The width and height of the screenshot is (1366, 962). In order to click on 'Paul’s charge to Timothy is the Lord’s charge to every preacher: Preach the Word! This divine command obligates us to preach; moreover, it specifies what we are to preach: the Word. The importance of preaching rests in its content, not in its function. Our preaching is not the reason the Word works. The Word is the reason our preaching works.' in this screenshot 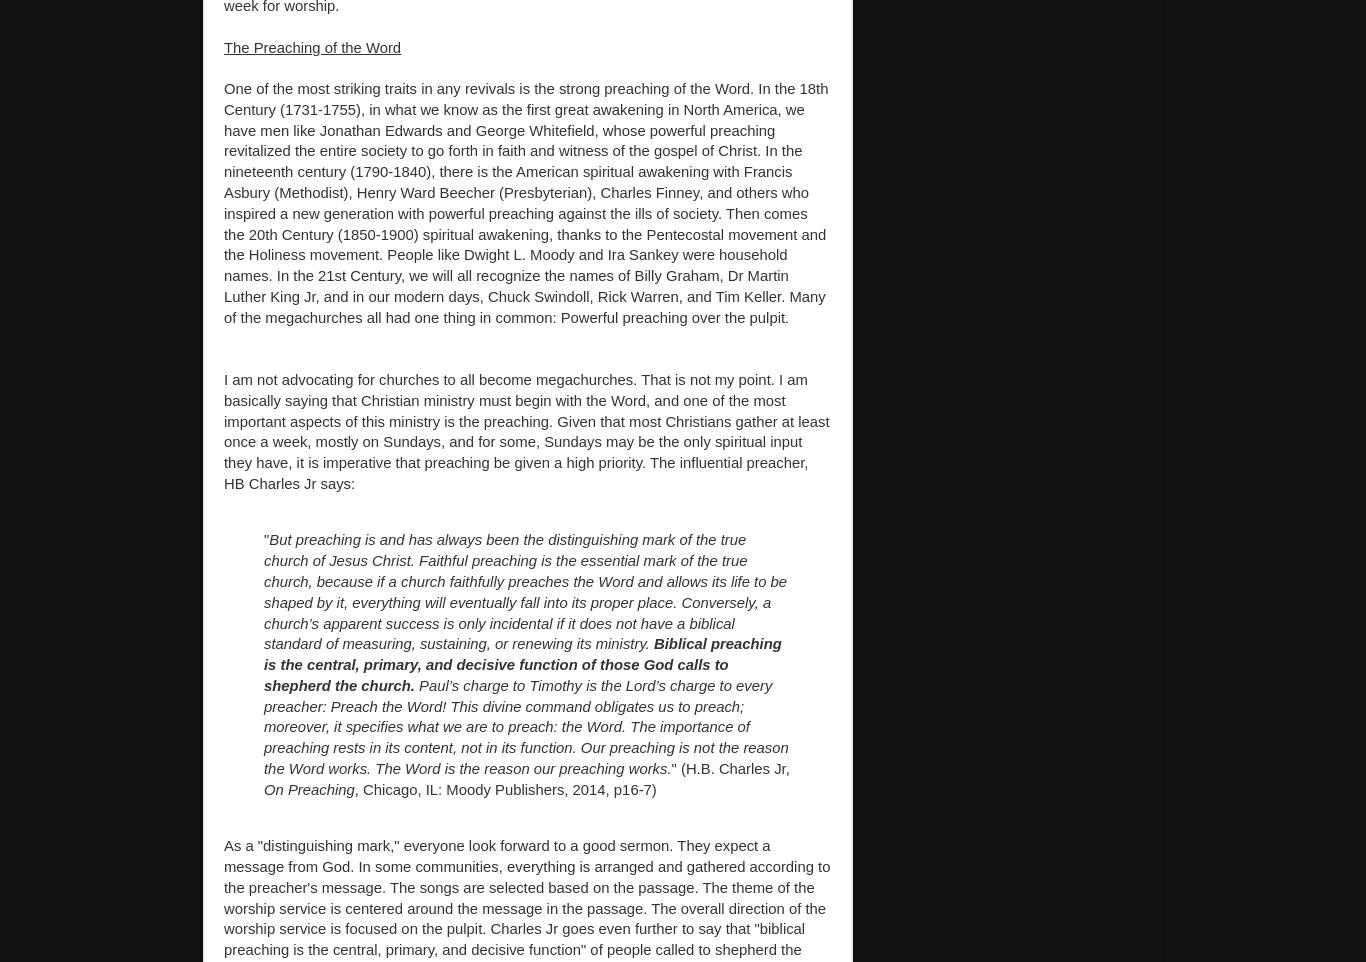, I will do `click(526, 726)`.